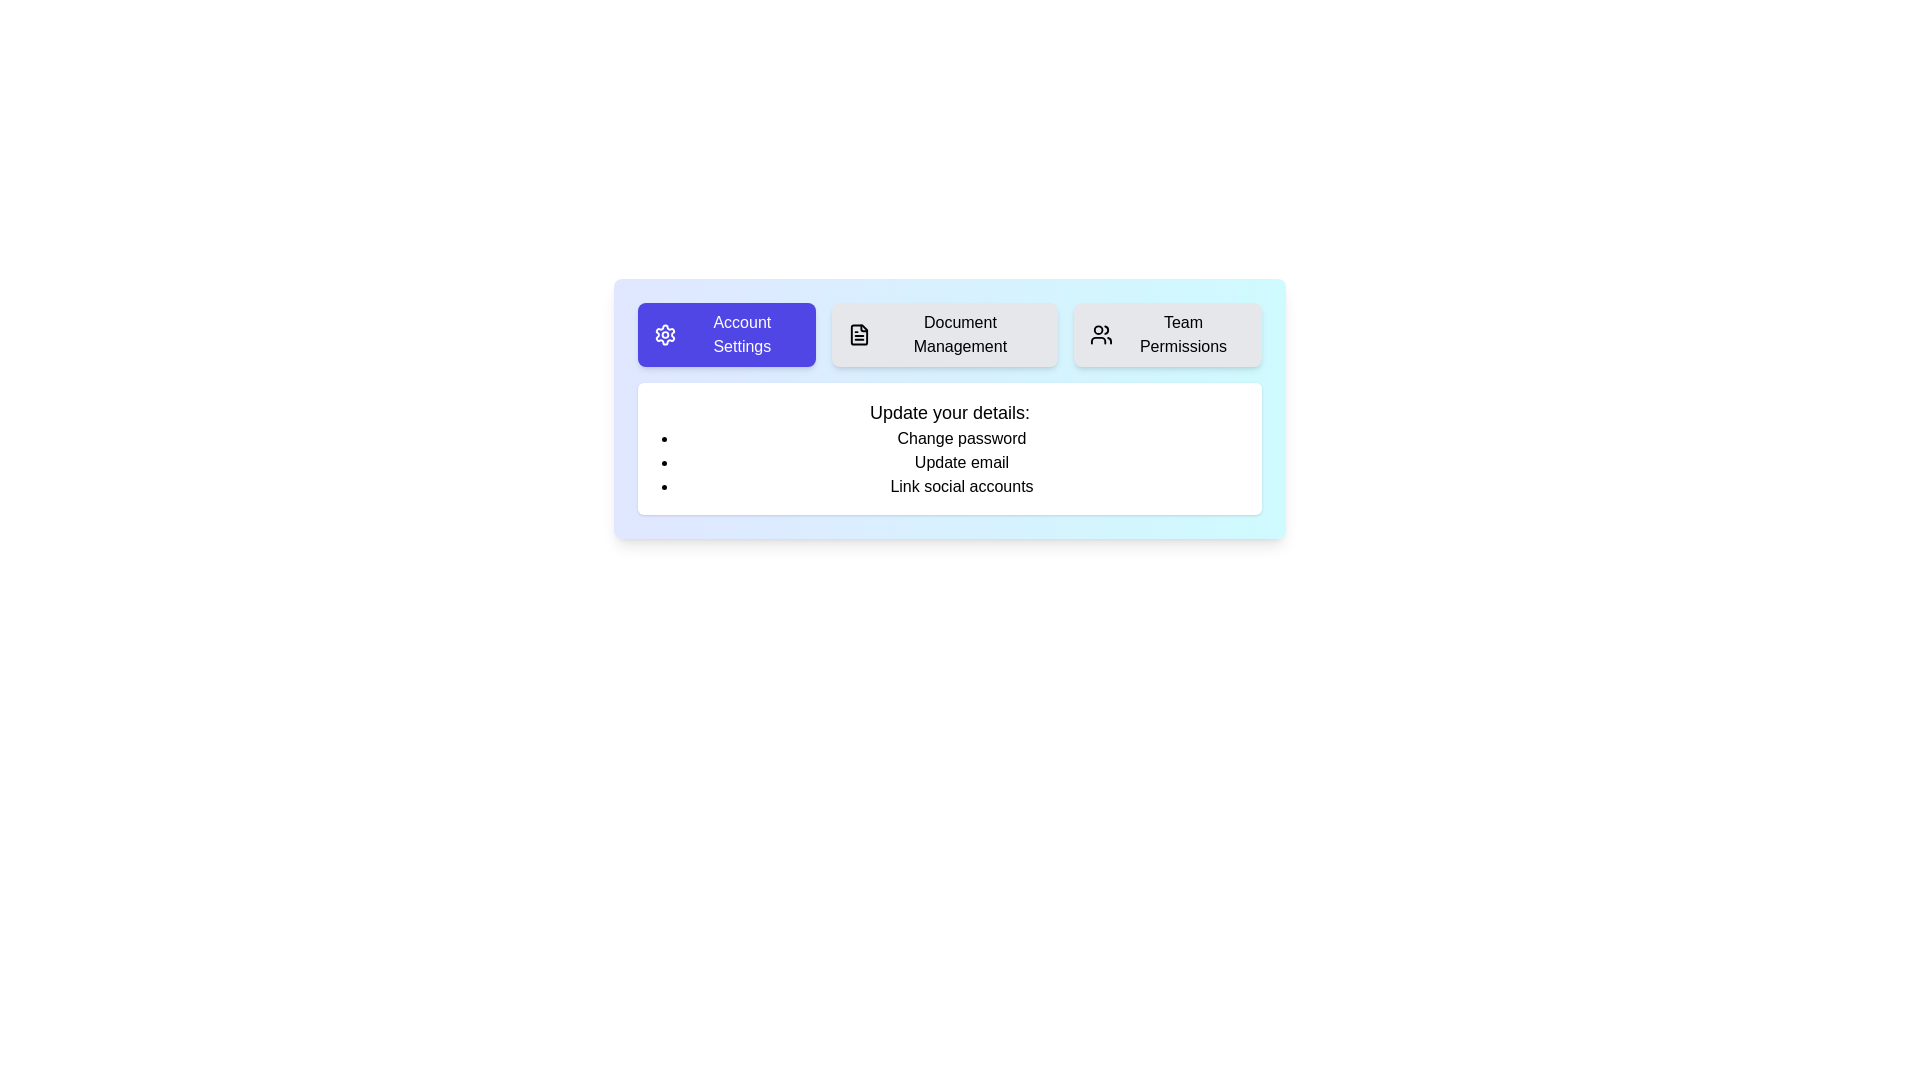 Image resolution: width=1920 pixels, height=1080 pixels. I want to click on the text label that reads 'Update email', which is the second item in a bulleted list located in the 'Account Settings' panel, so click(961, 462).